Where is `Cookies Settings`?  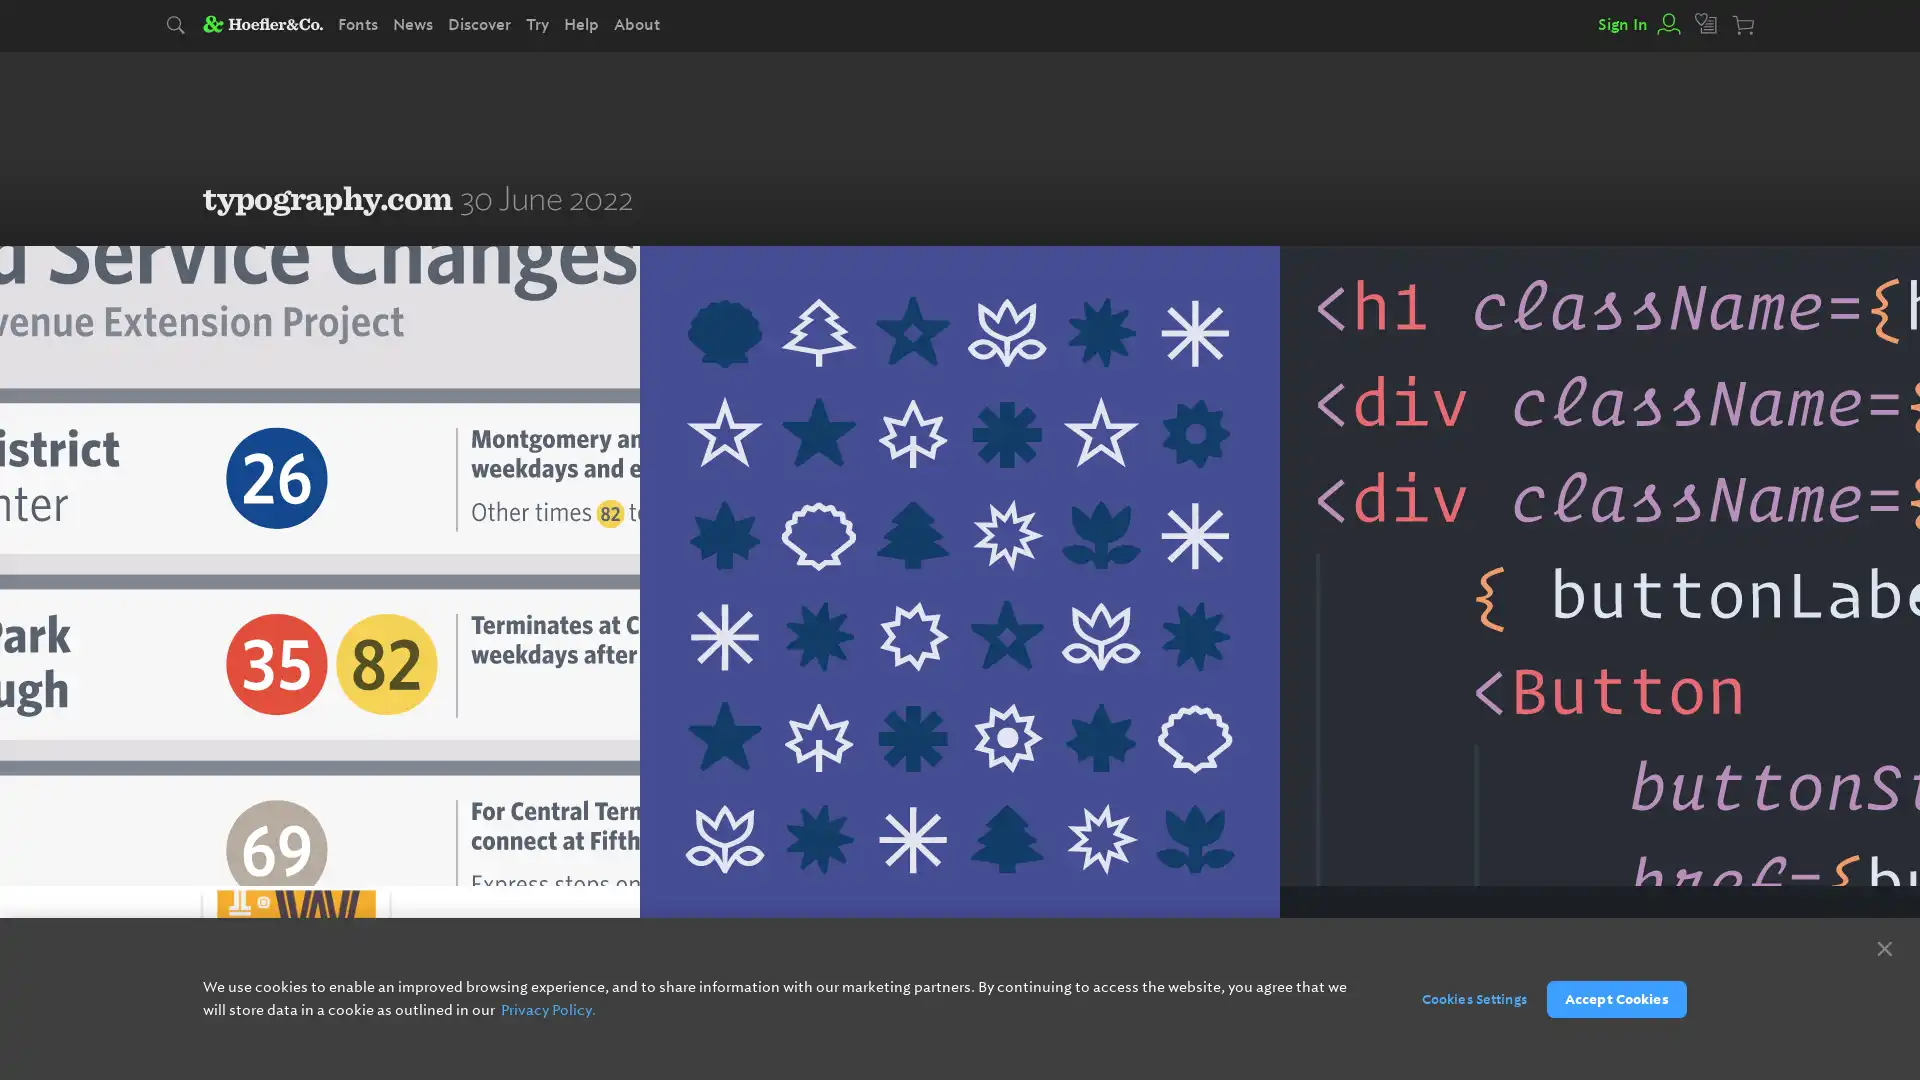
Cookies Settings is located at coordinates (1463, 998).